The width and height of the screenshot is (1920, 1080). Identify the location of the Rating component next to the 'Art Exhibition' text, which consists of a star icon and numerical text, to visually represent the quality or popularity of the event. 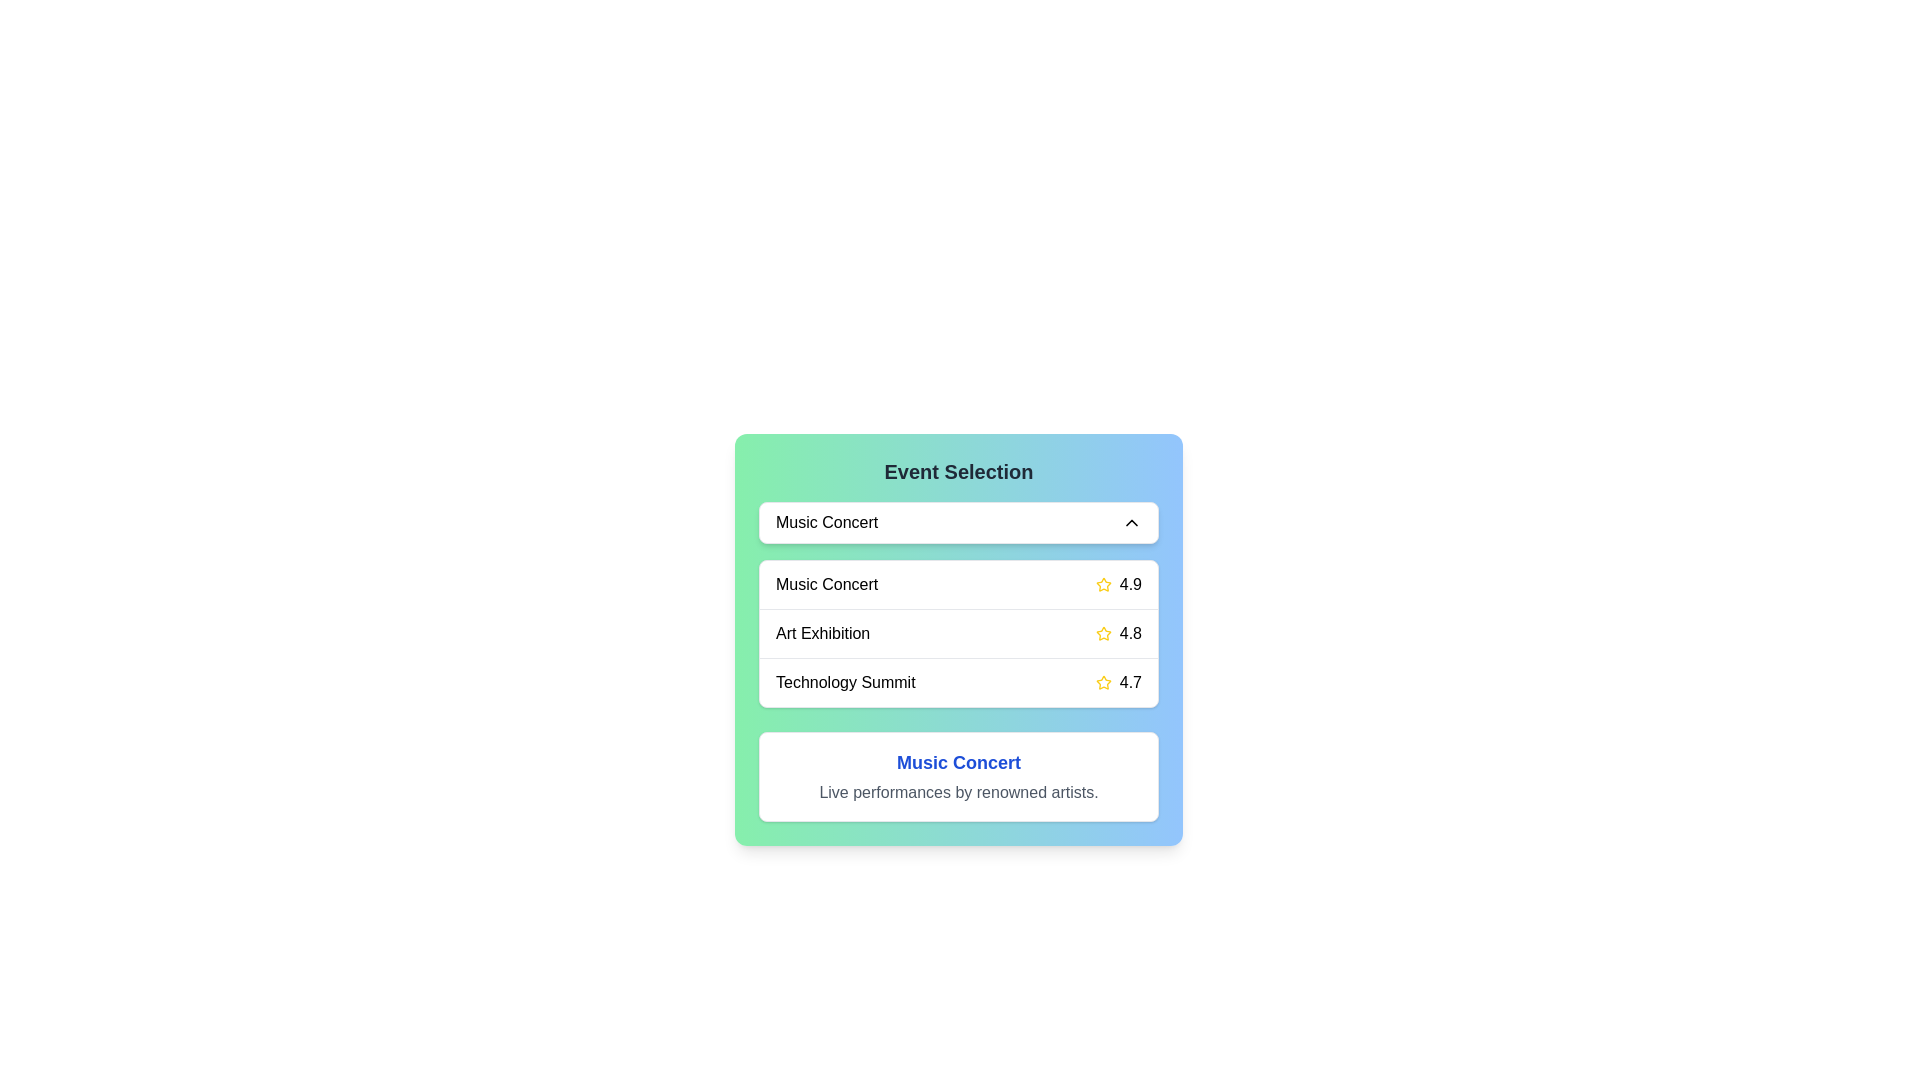
(1117, 633).